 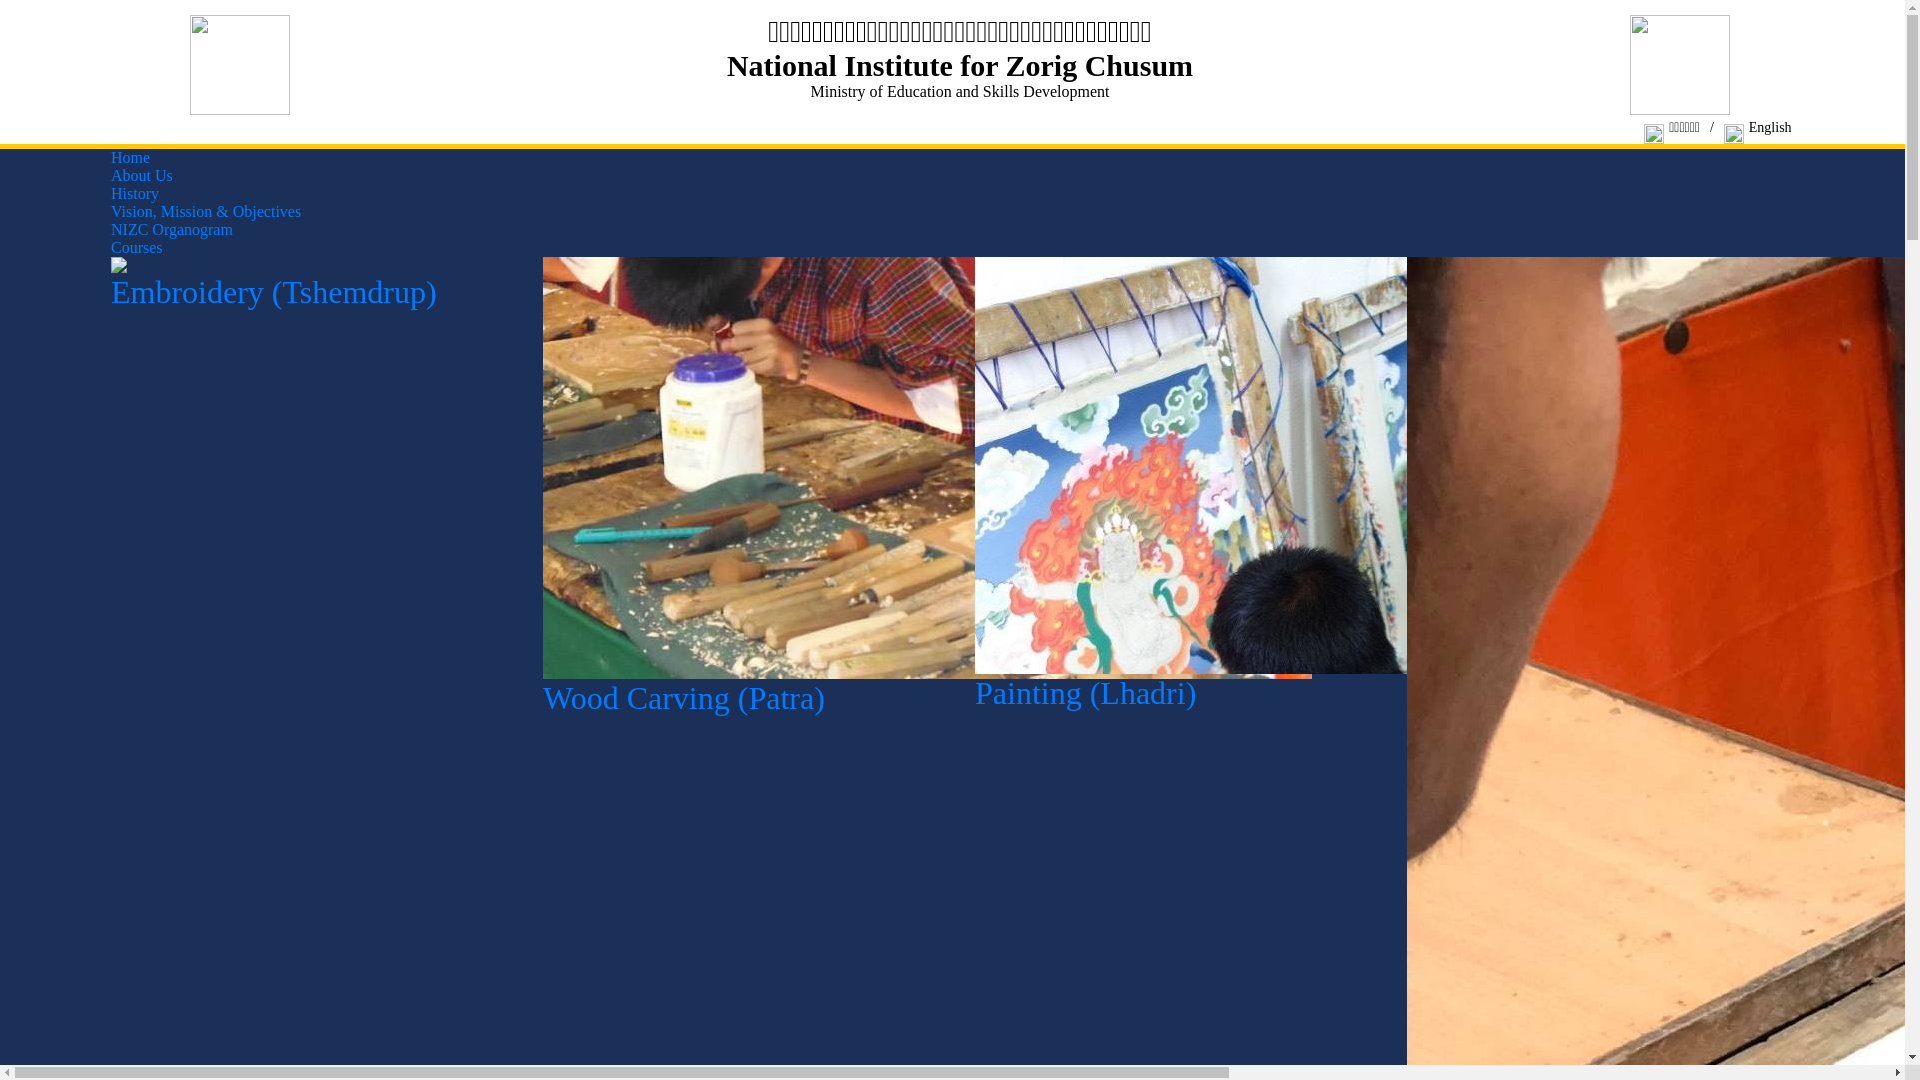 What do you see at coordinates (109, 211) in the screenshot?
I see `'Vision, Mission & Objectives'` at bounding box center [109, 211].